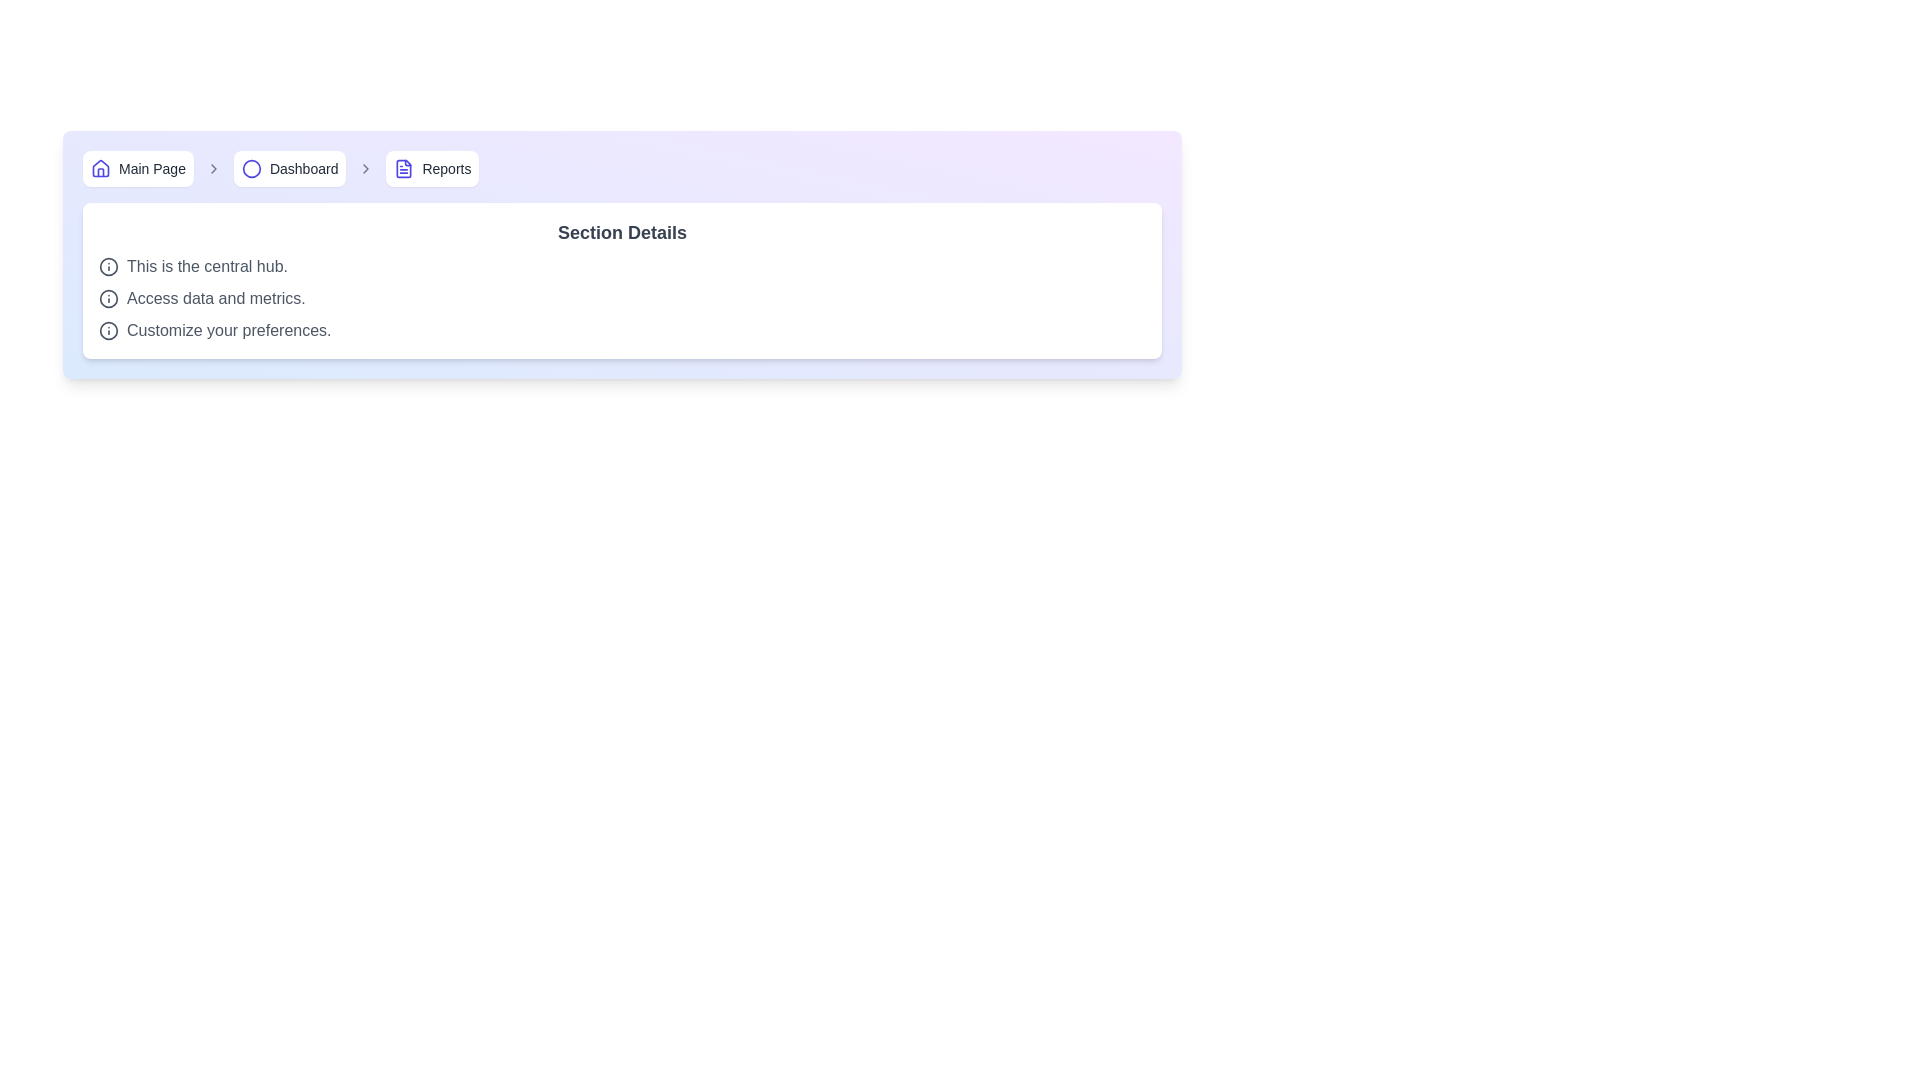  What do you see at coordinates (366, 168) in the screenshot?
I see `the chevron icon that serves as a visual separator in the breadcrumb navigation between 'Dashboard' and 'Reports'. It is the third chevron icon encountered in the left-to-right order` at bounding box center [366, 168].